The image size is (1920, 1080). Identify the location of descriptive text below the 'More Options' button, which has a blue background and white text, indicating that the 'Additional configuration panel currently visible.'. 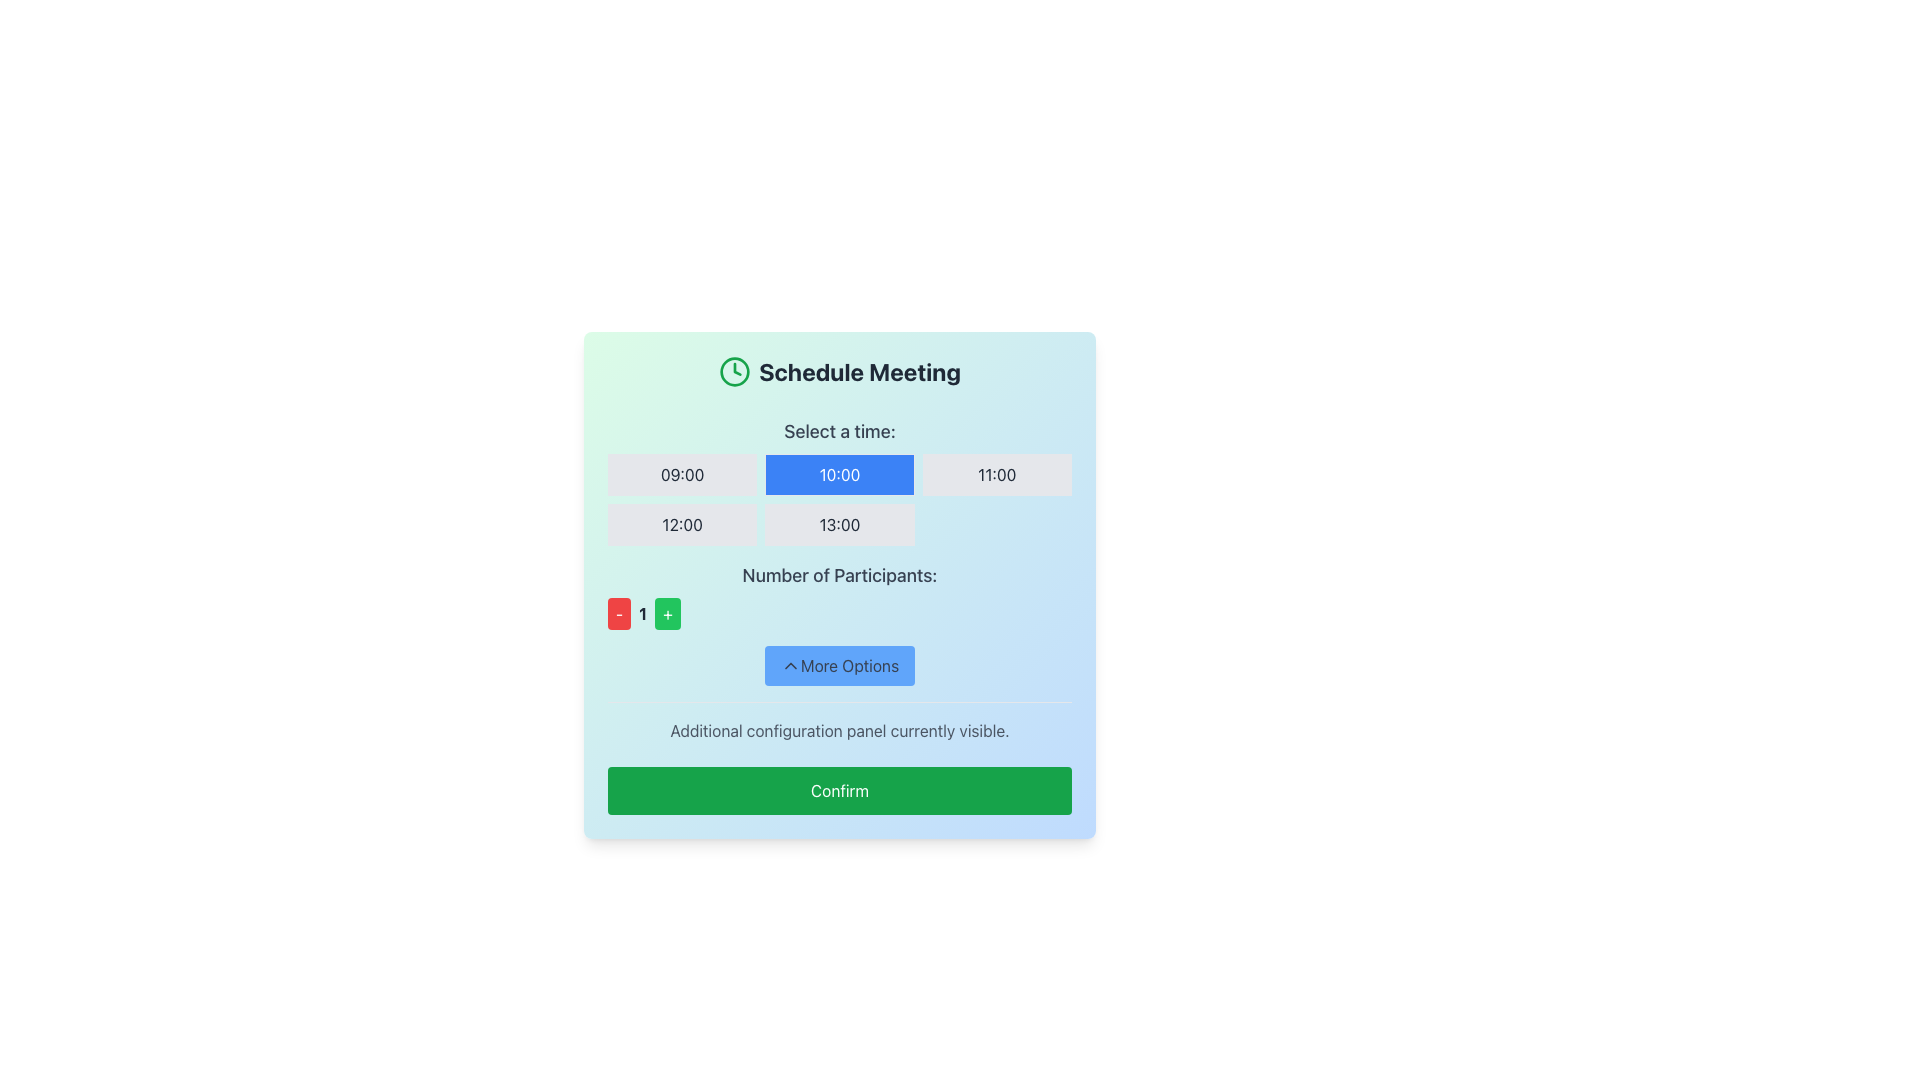
(840, 693).